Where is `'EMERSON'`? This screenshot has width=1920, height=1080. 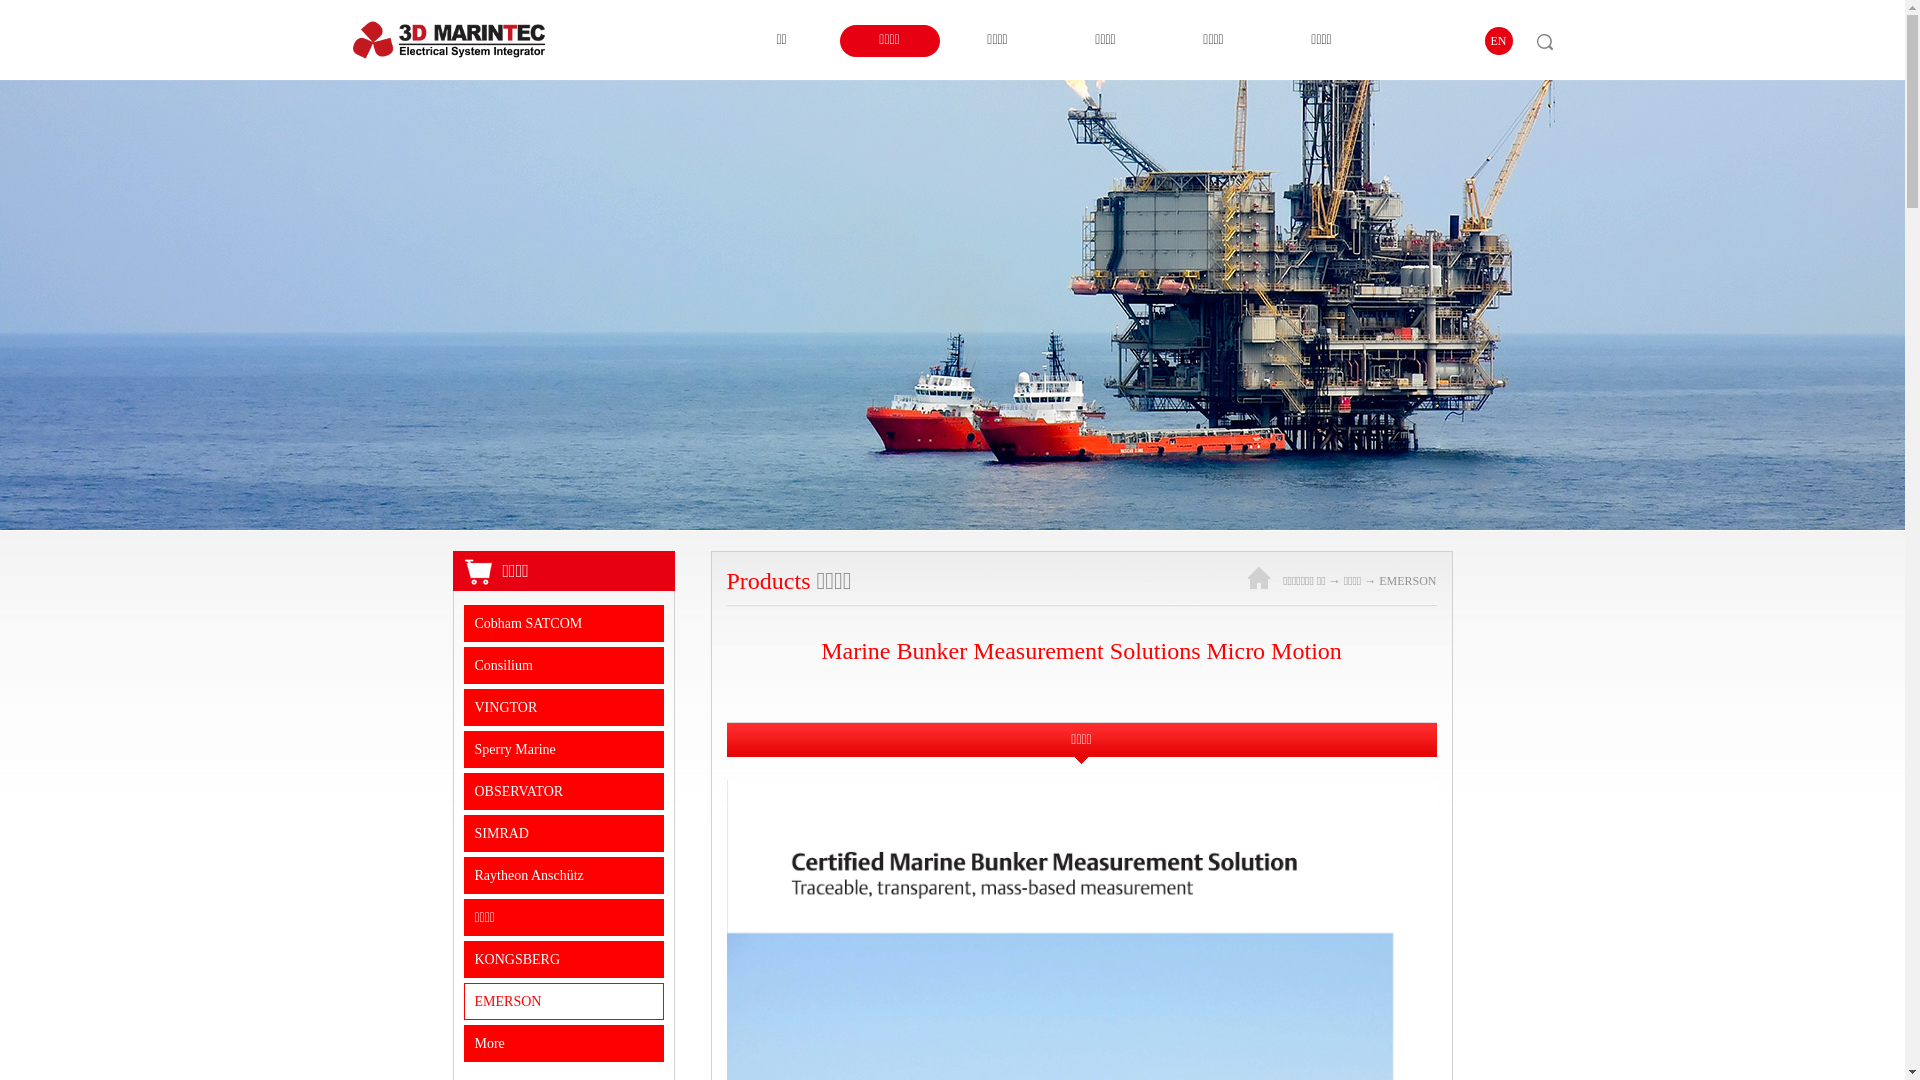 'EMERSON' is located at coordinates (563, 1001).